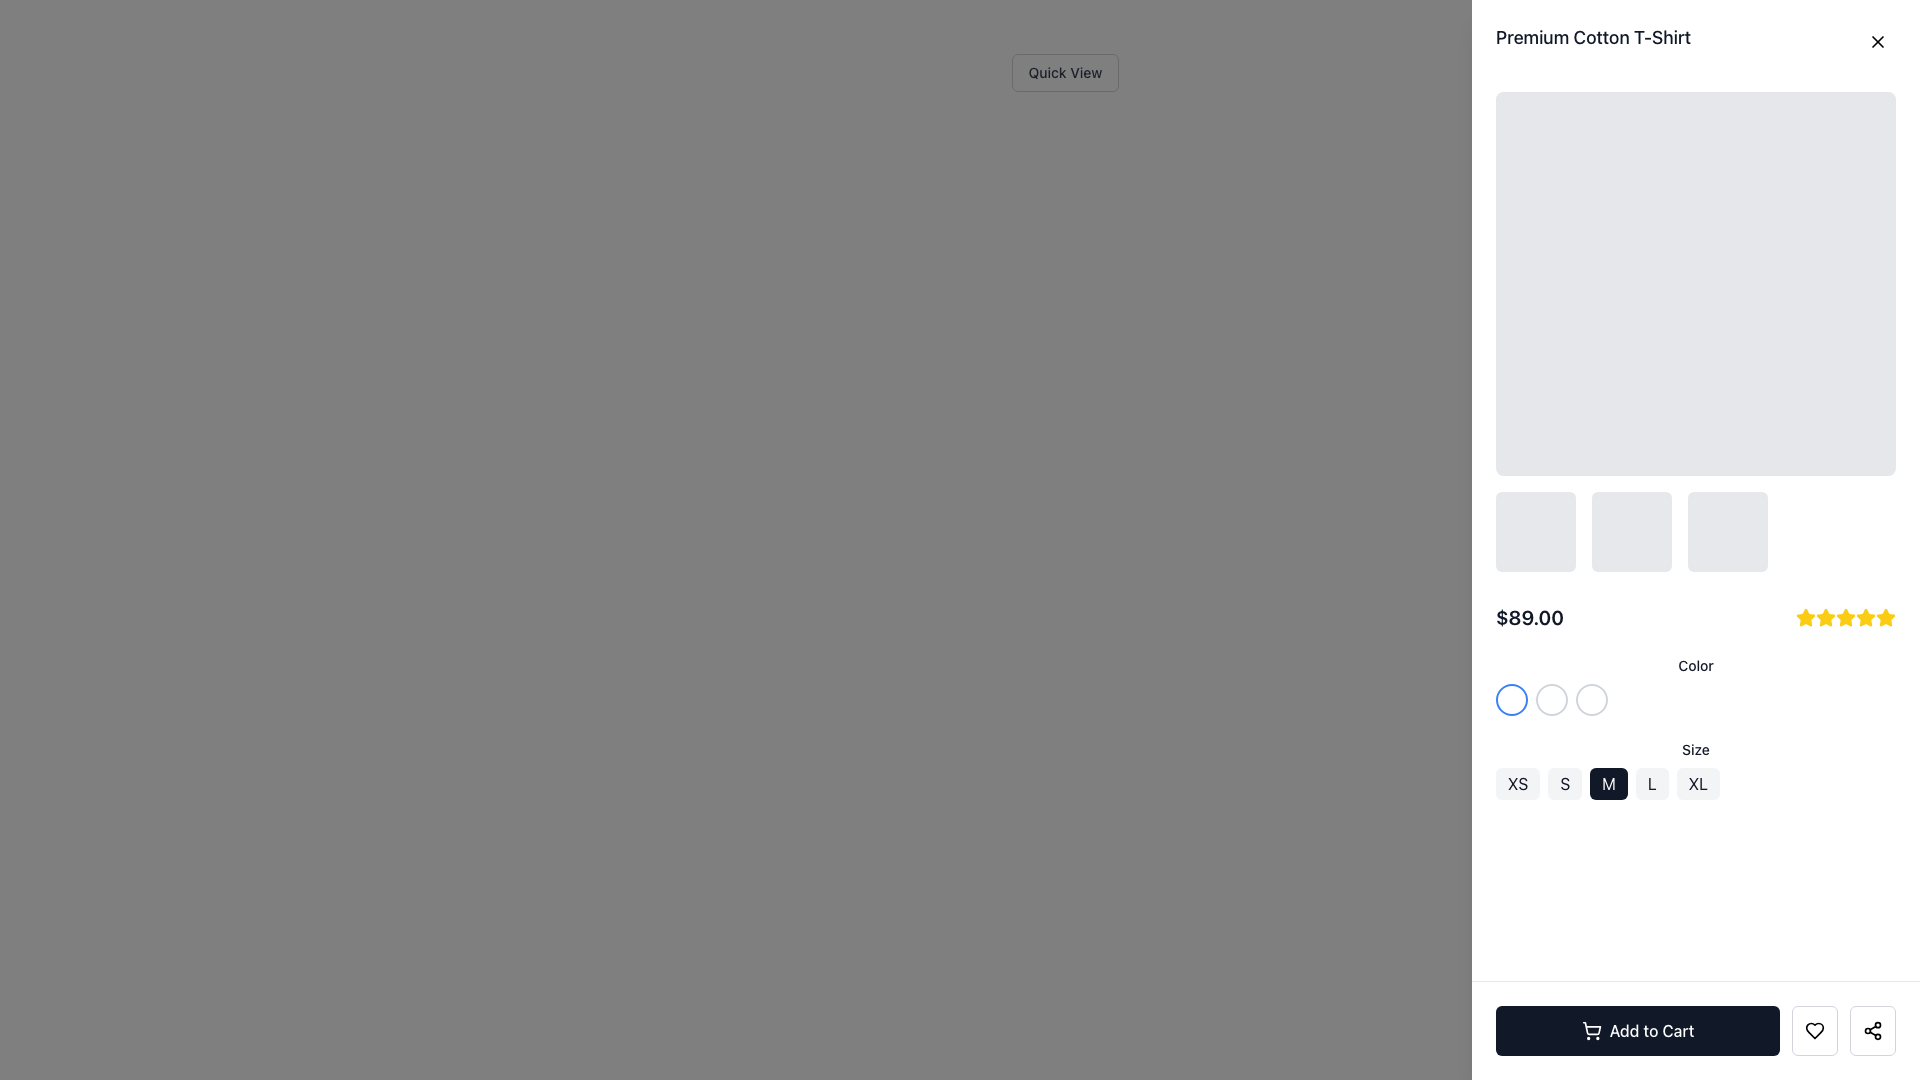 The image size is (1920, 1080). What do you see at coordinates (1814, 1030) in the screenshot?
I see `the favorite icon located in the bottom-right corner of the interface to mark the item as favorite` at bounding box center [1814, 1030].